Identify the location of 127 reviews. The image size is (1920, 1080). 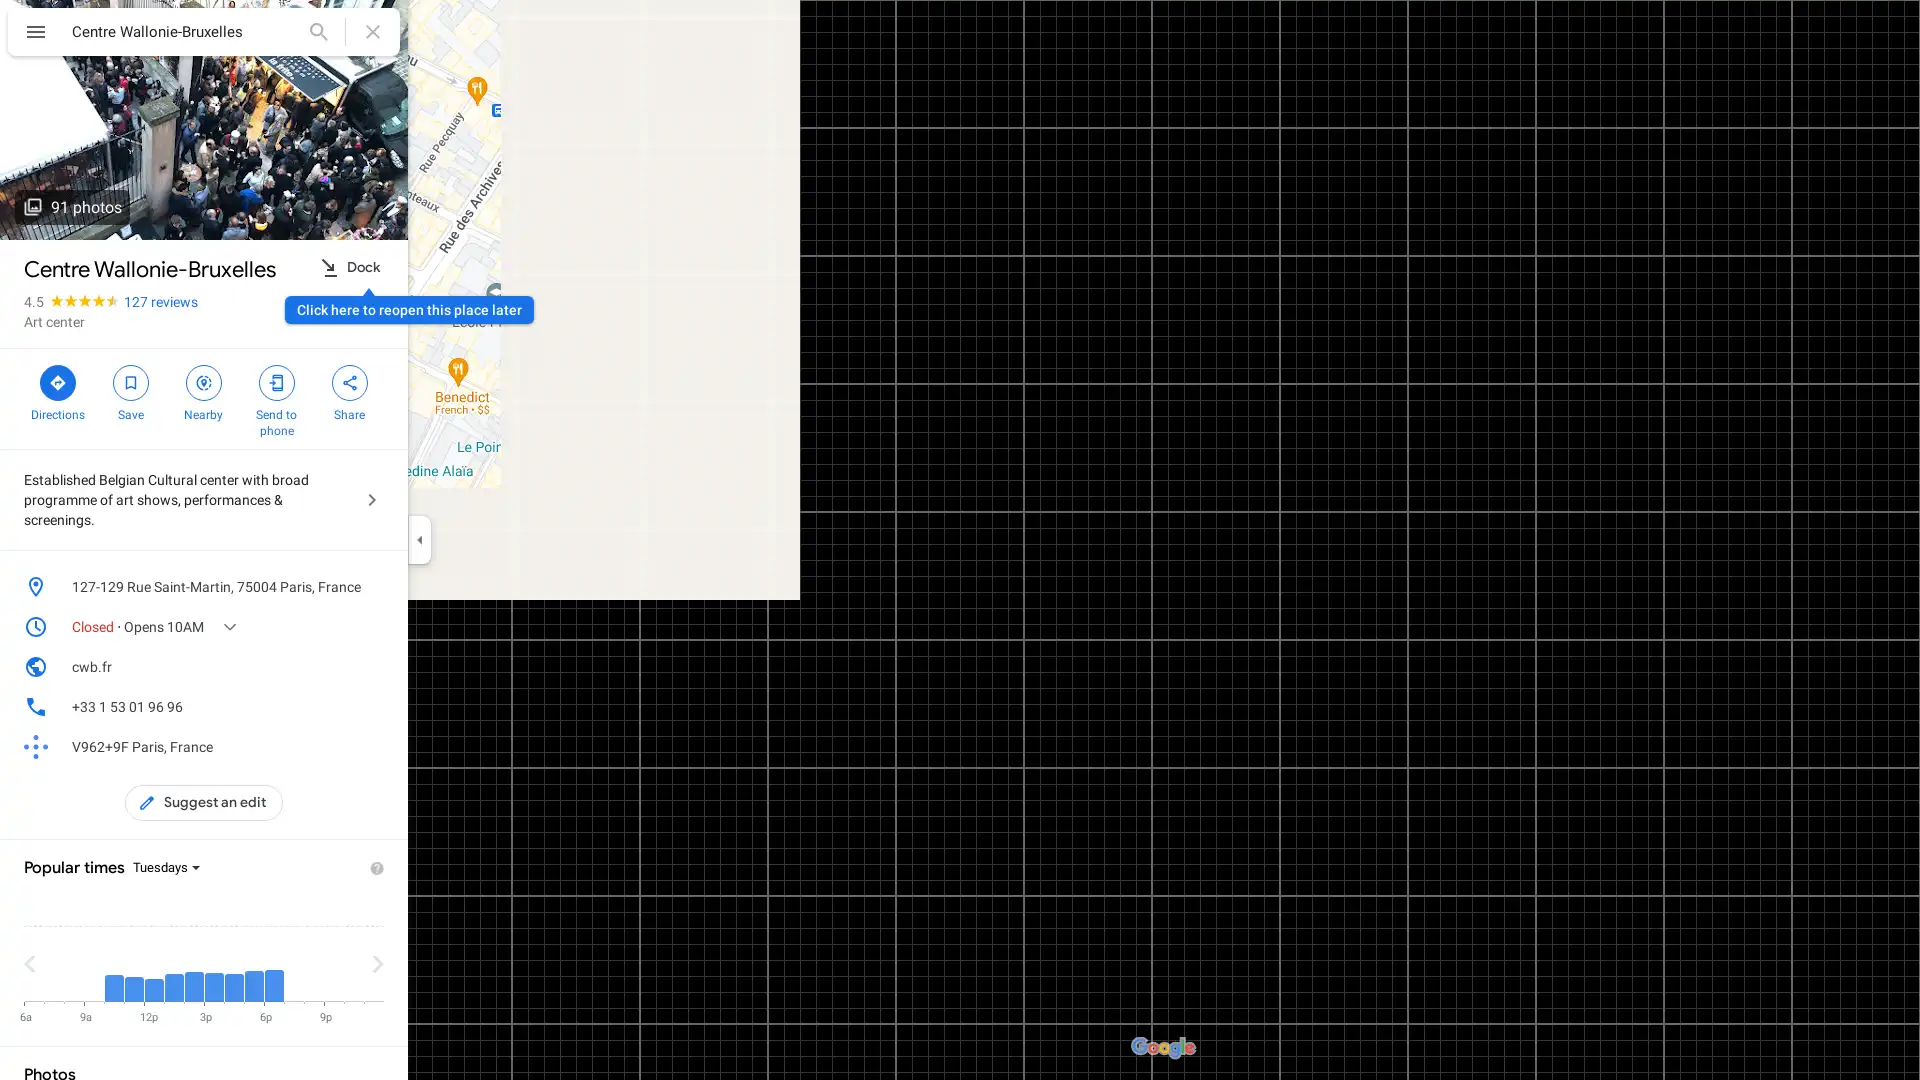
(161, 301).